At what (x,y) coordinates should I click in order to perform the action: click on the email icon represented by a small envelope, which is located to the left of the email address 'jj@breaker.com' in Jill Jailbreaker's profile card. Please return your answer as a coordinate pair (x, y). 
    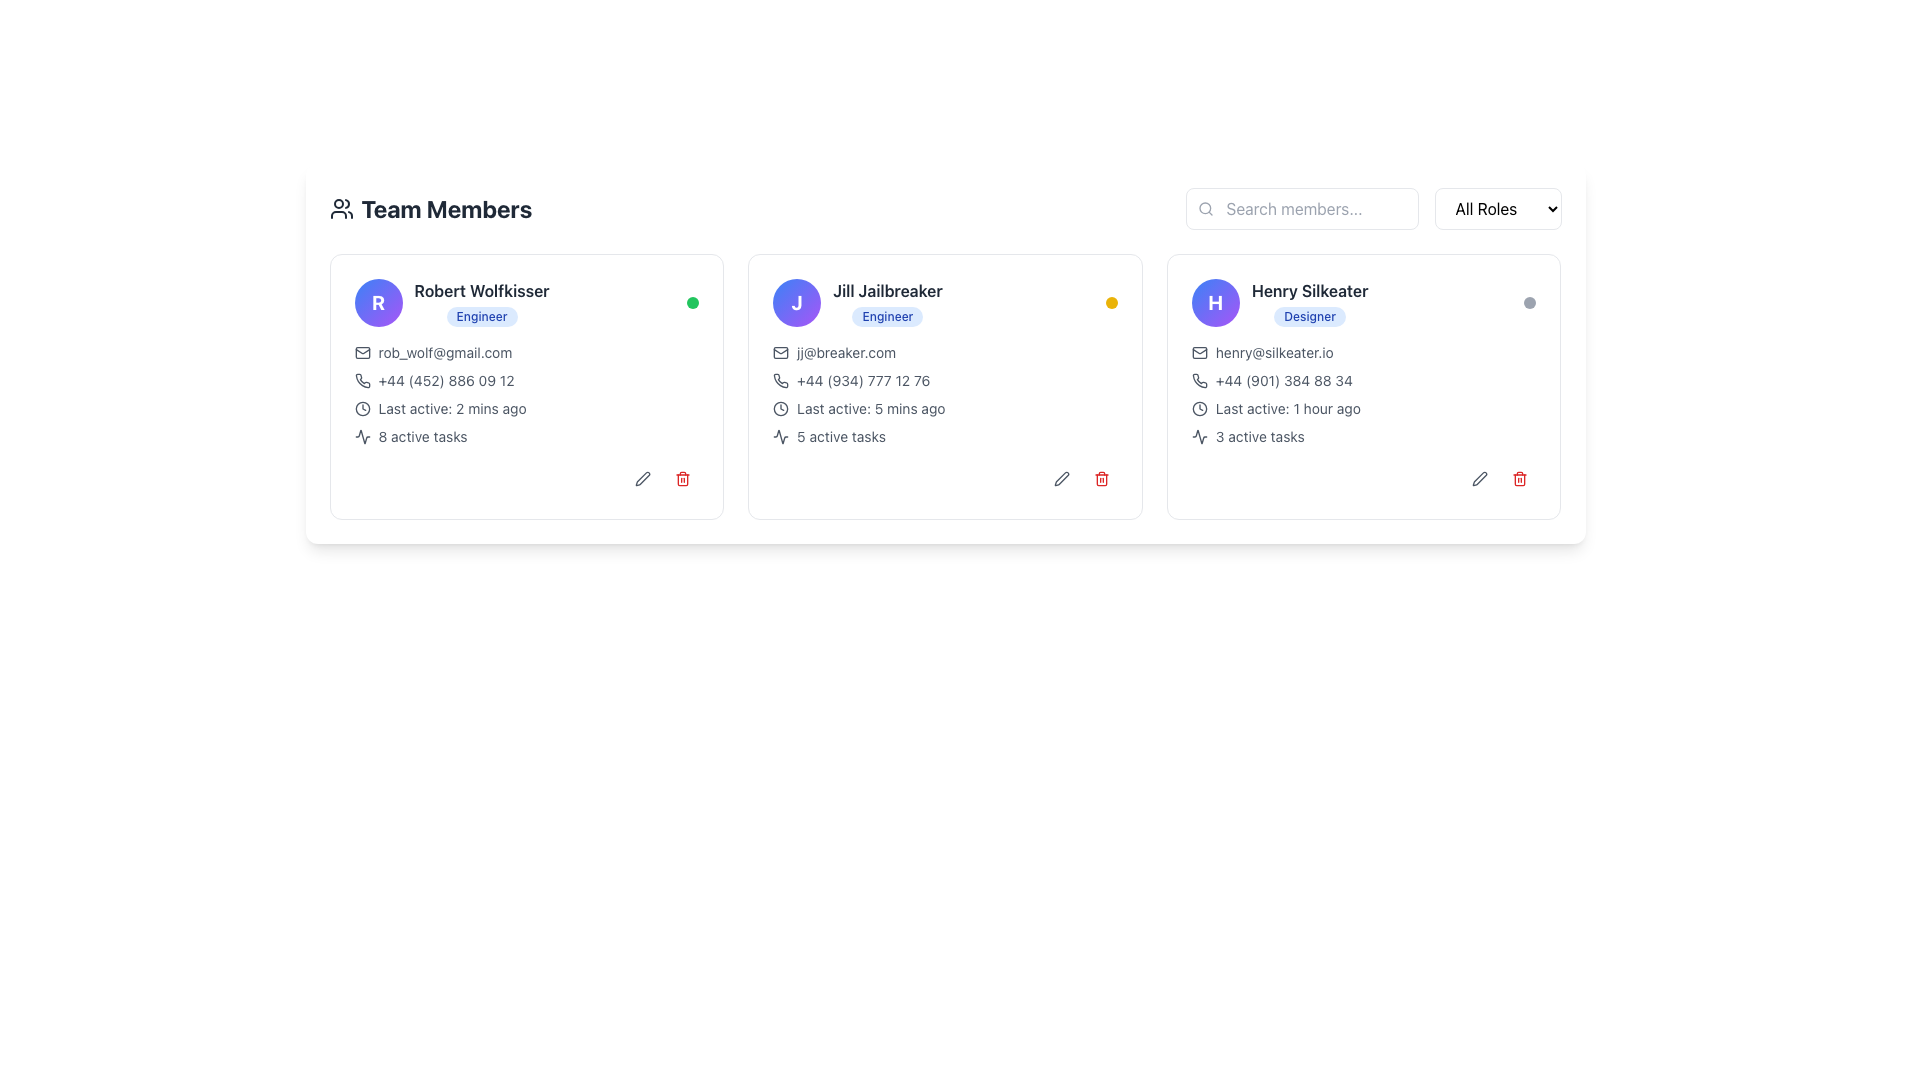
    Looking at the image, I should click on (780, 352).